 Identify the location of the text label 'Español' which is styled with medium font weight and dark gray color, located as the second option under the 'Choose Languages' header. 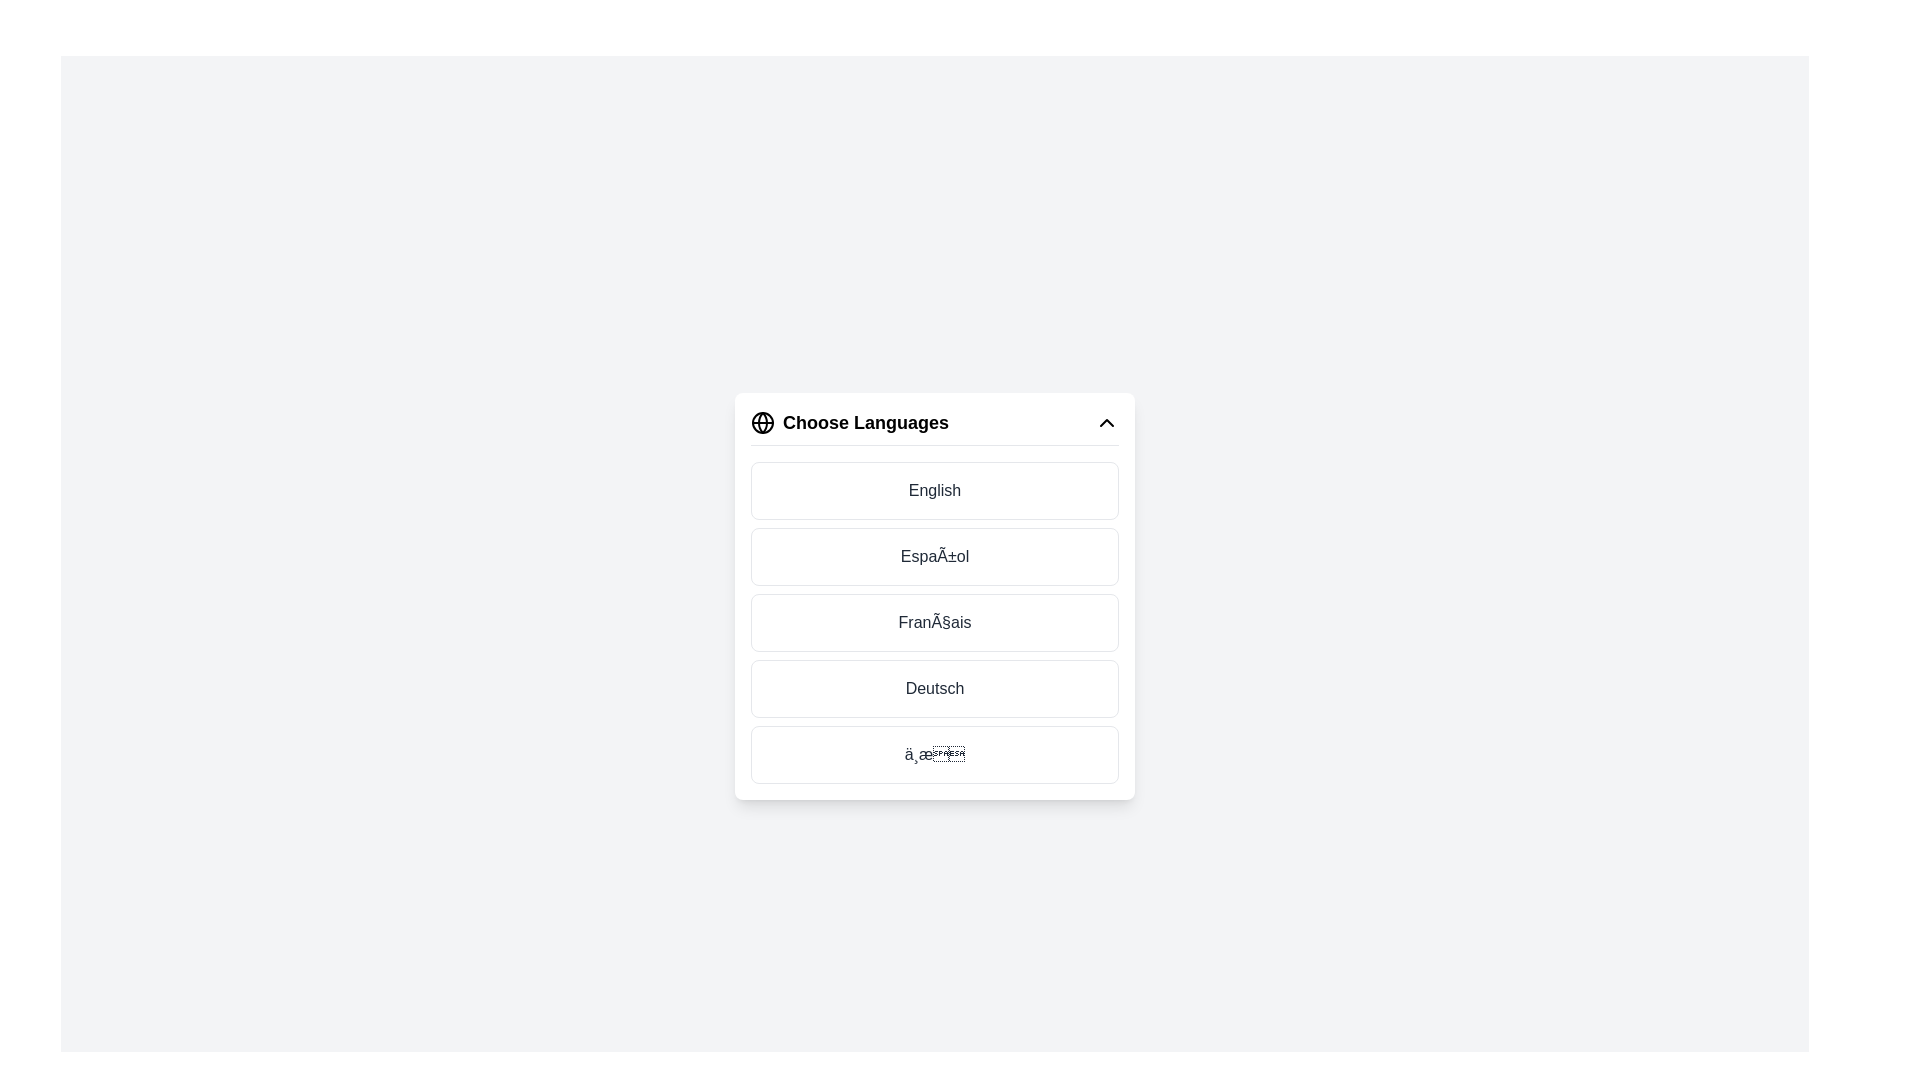
(934, 556).